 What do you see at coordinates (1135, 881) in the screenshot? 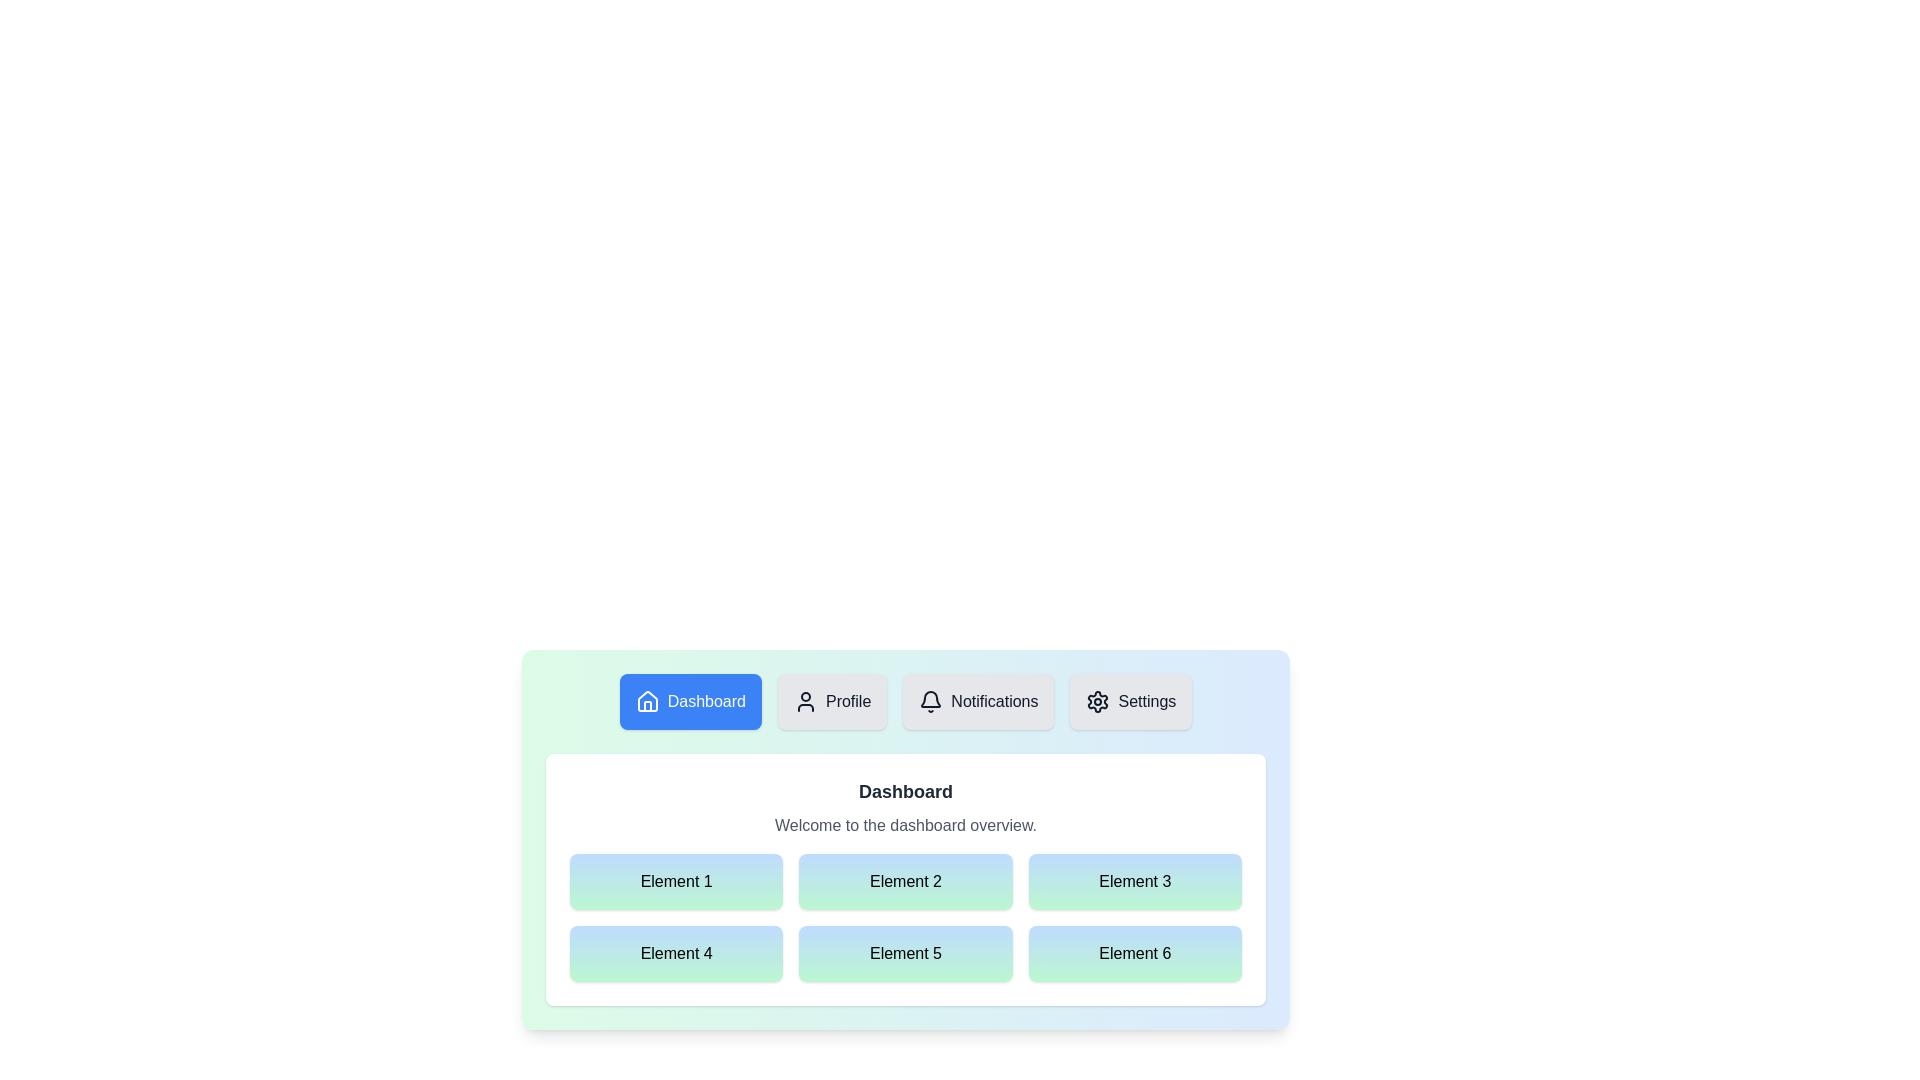
I see `the grid element labeled Element 3` at bounding box center [1135, 881].